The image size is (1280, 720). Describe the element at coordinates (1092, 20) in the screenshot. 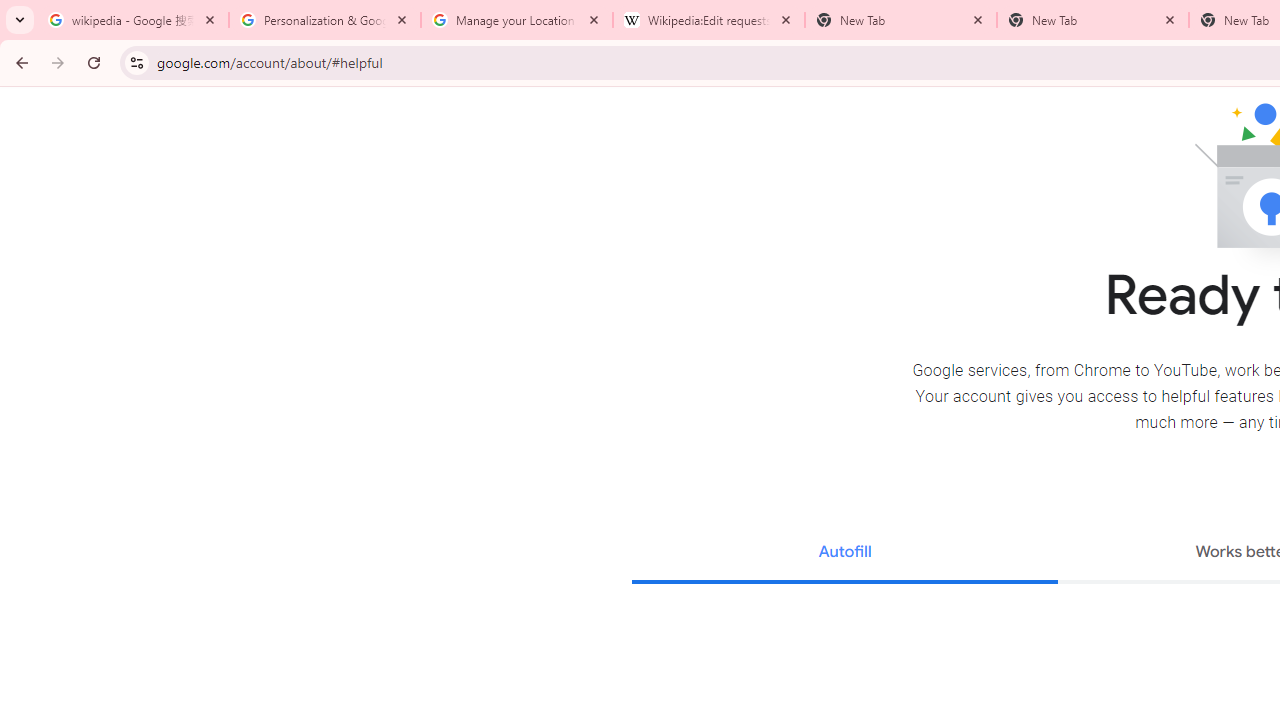

I see `'New Tab'` at that location.